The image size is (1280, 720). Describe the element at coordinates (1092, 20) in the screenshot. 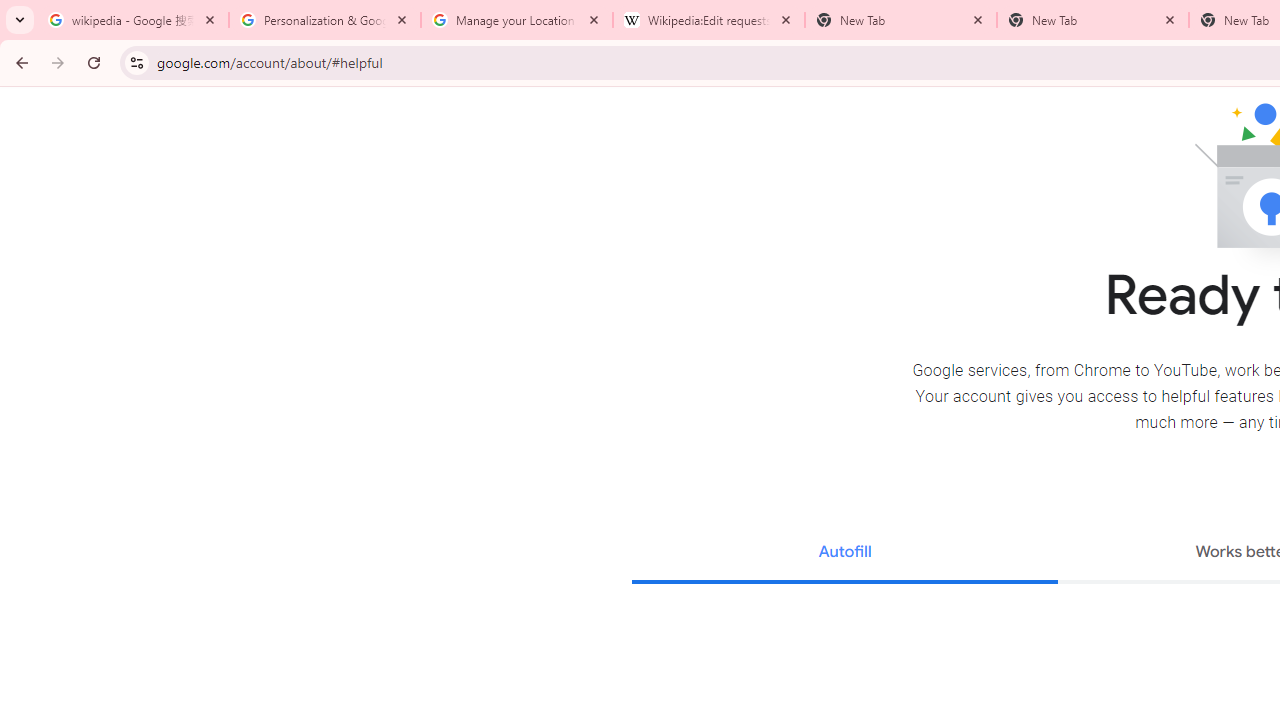

I see `'New Tab'` at that location.